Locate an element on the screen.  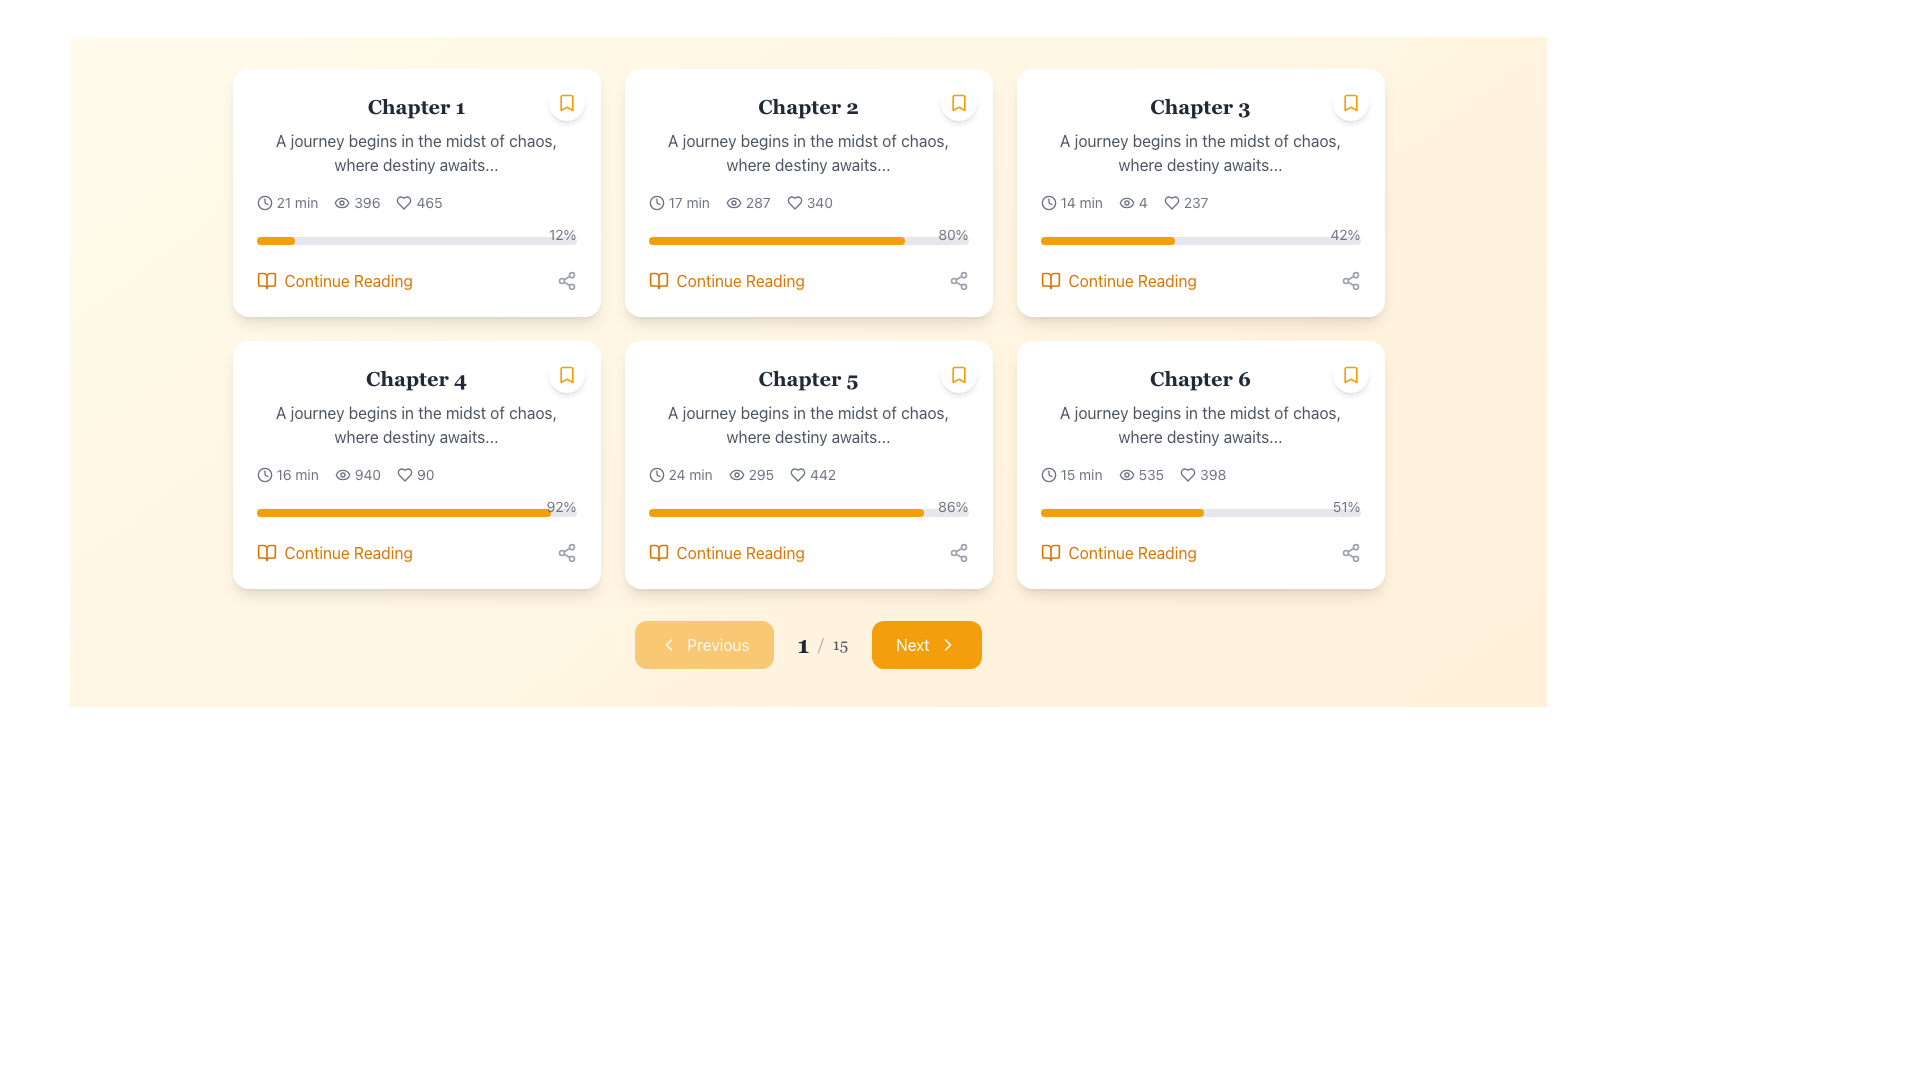
current page number indicator located at the center of the Pagination navigation bar, which is positioned between the 'Previous' and 'Next' buttons is located at coordinates (808, 644).